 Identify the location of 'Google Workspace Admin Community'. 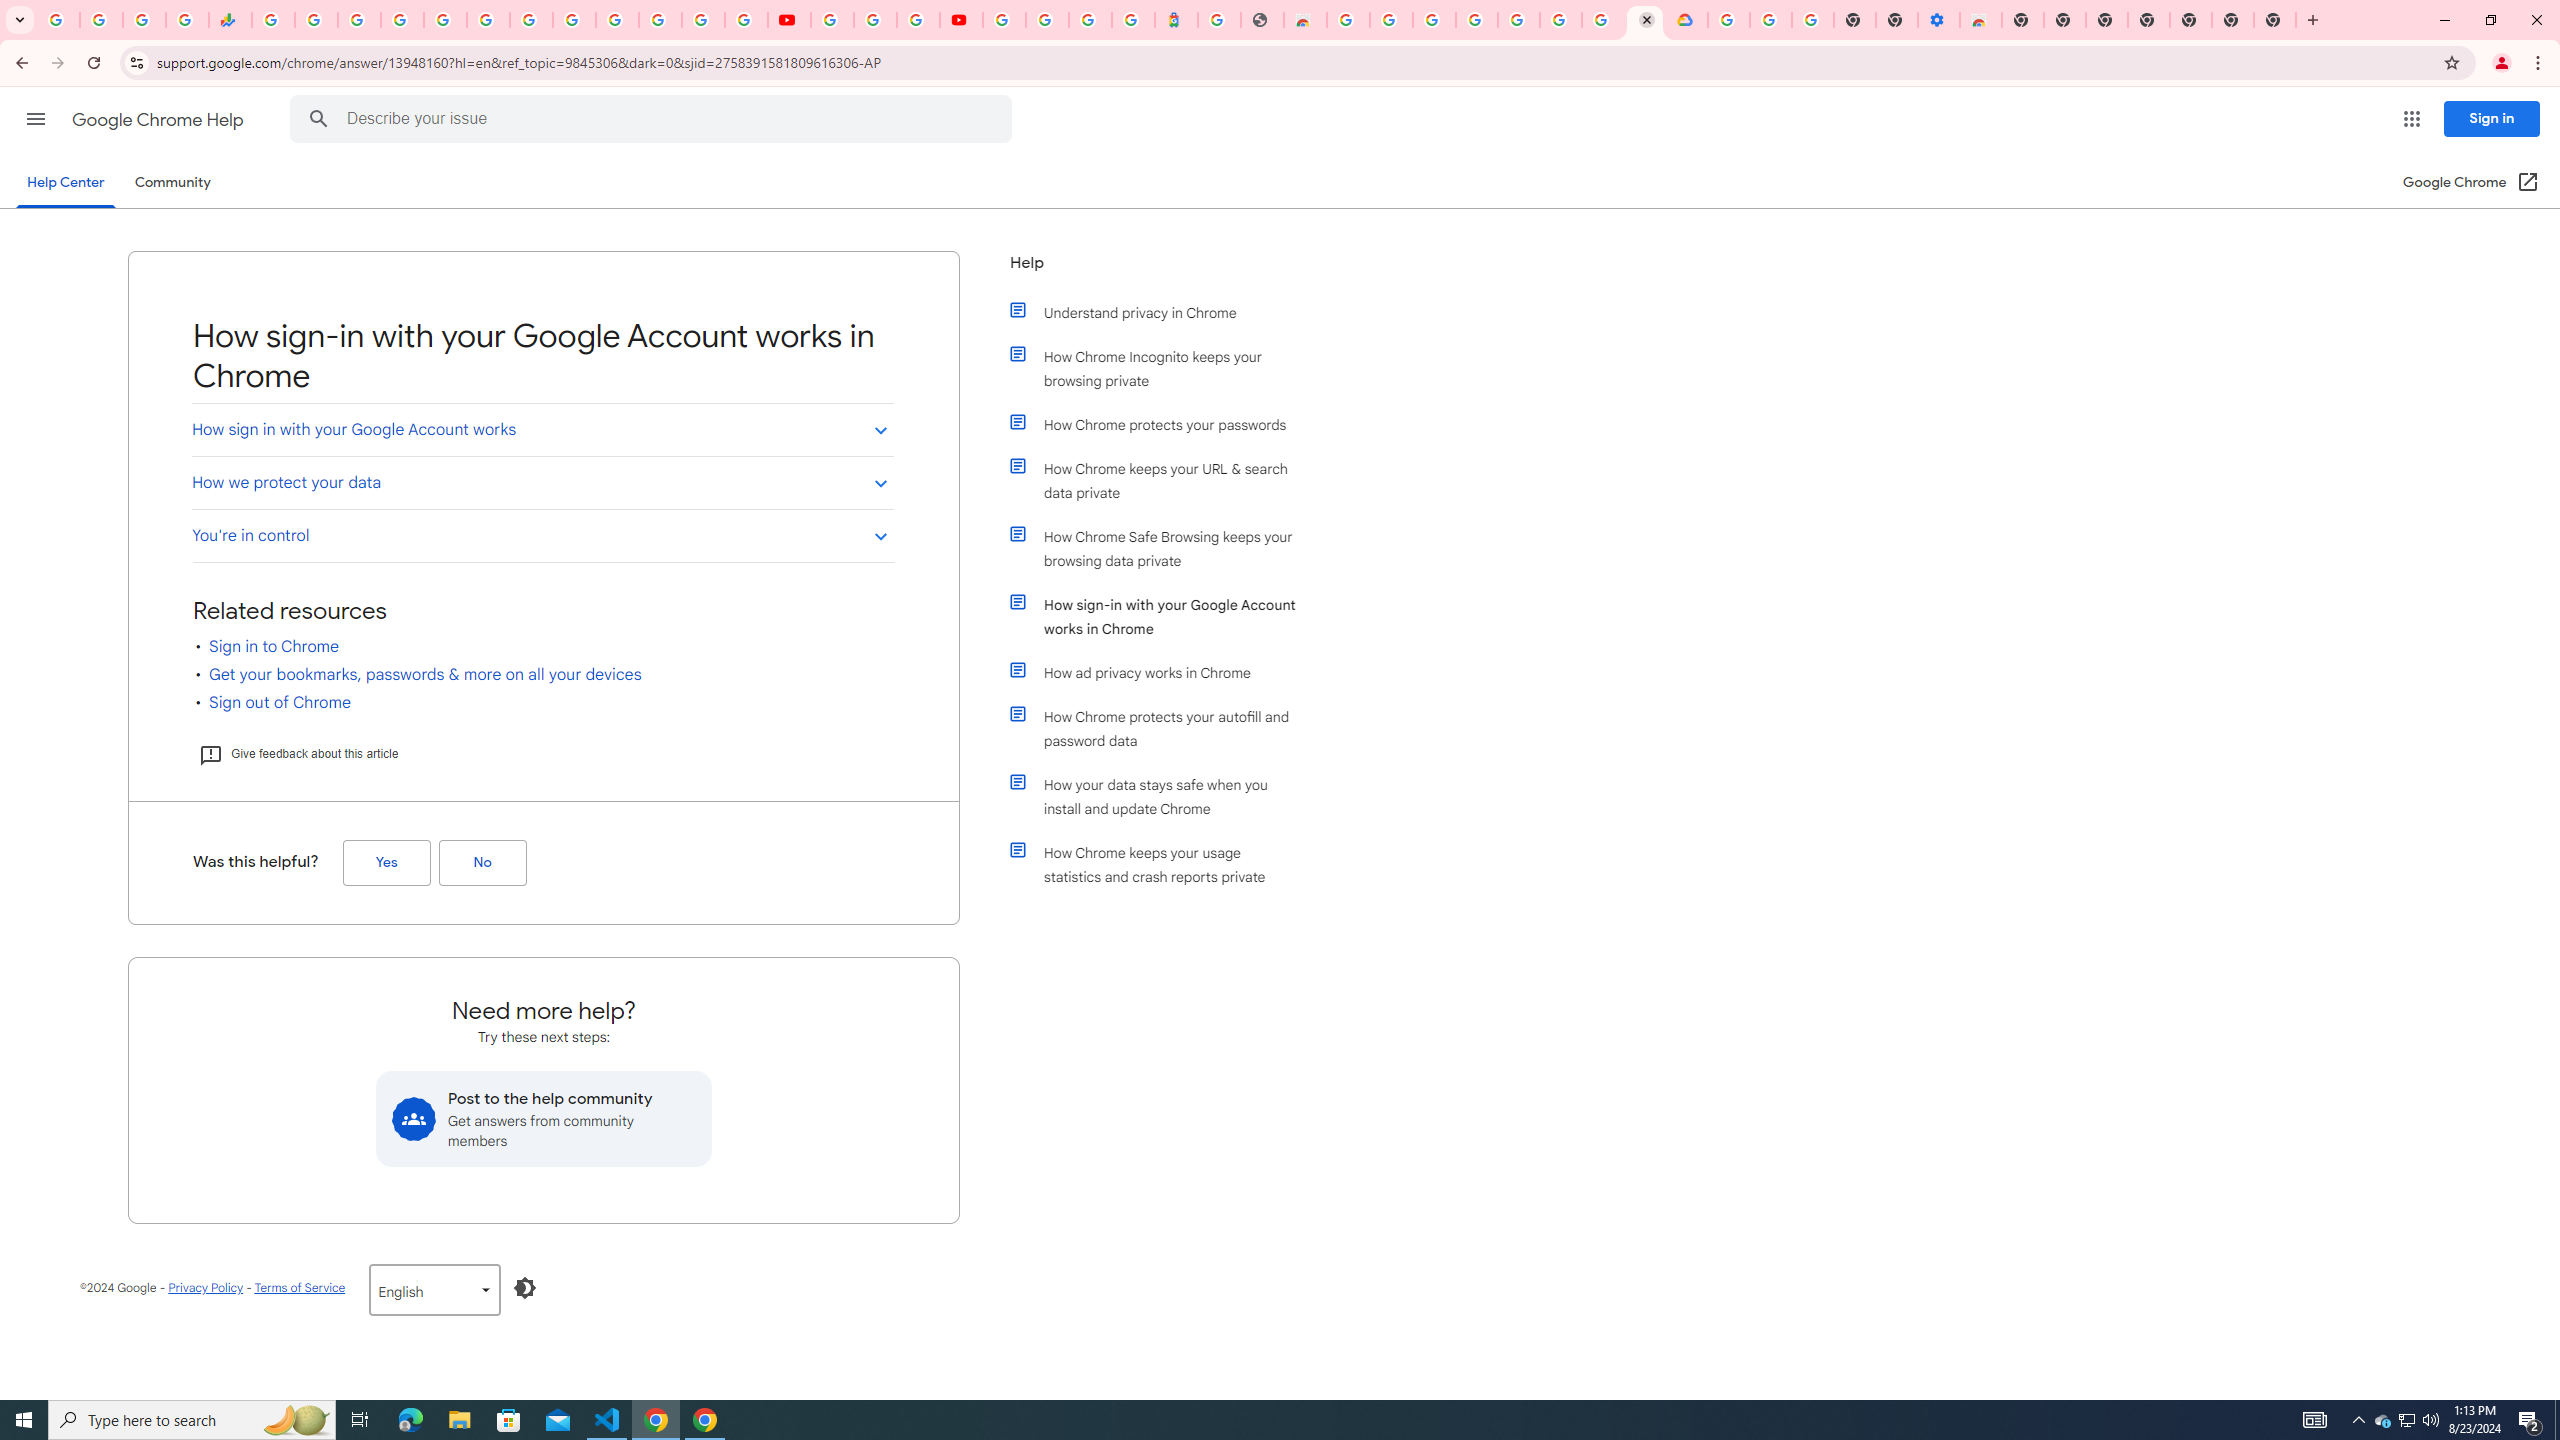
(57, 19).